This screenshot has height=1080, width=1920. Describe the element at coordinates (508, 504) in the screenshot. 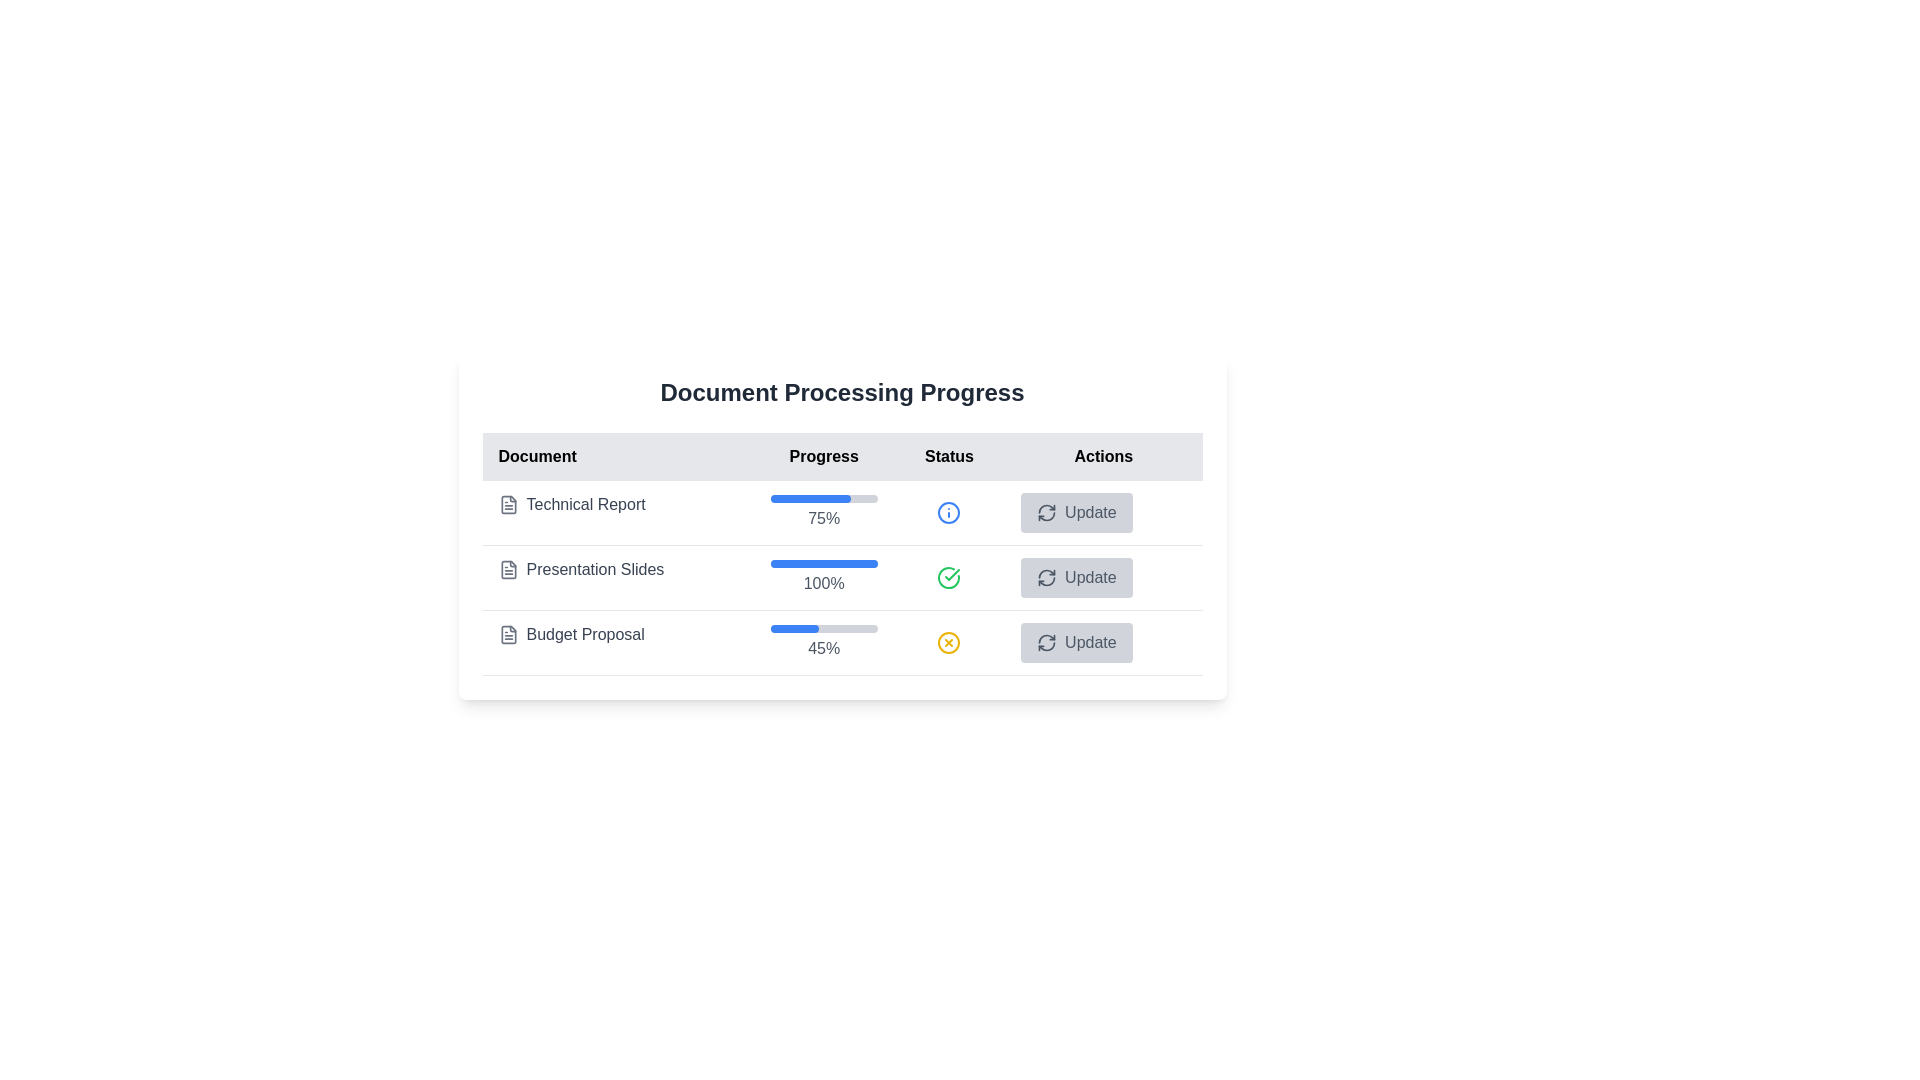

I see `the 'Technical Report' icon in the first column of the first row under the 'Document' header` at that location.